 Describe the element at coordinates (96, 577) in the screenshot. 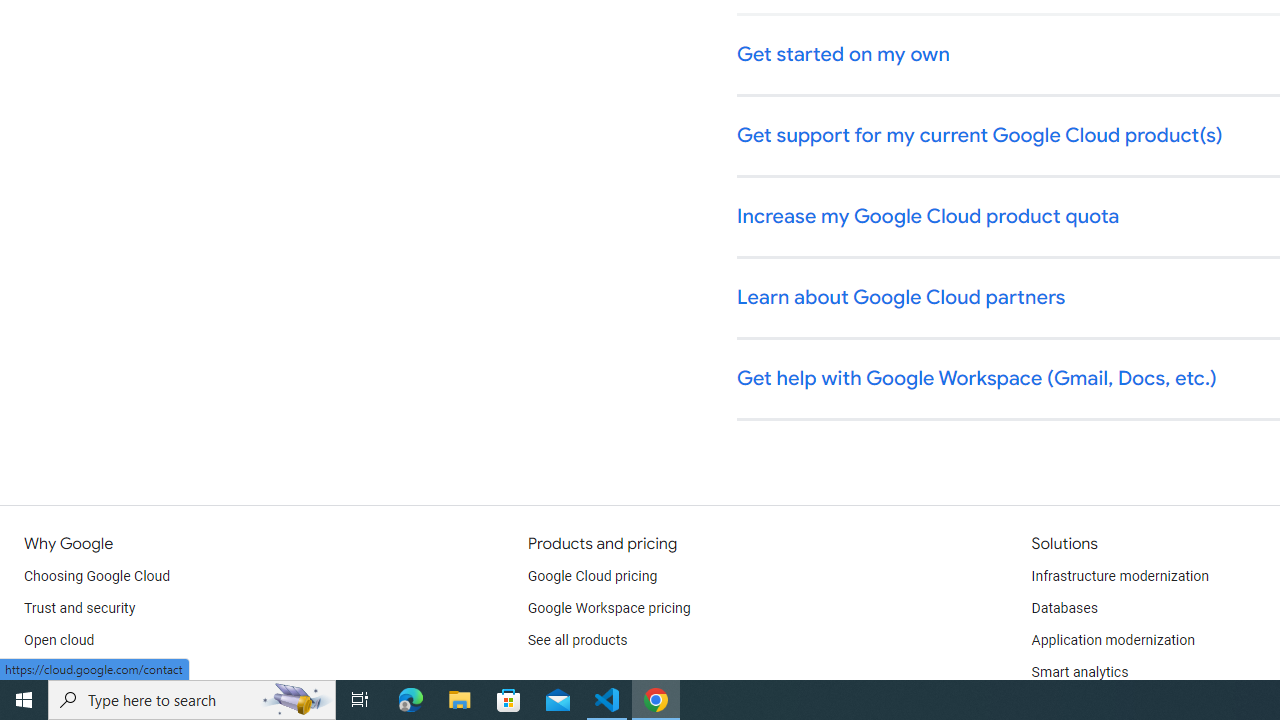

I see `'Choosing Google Cloud'` at that location.